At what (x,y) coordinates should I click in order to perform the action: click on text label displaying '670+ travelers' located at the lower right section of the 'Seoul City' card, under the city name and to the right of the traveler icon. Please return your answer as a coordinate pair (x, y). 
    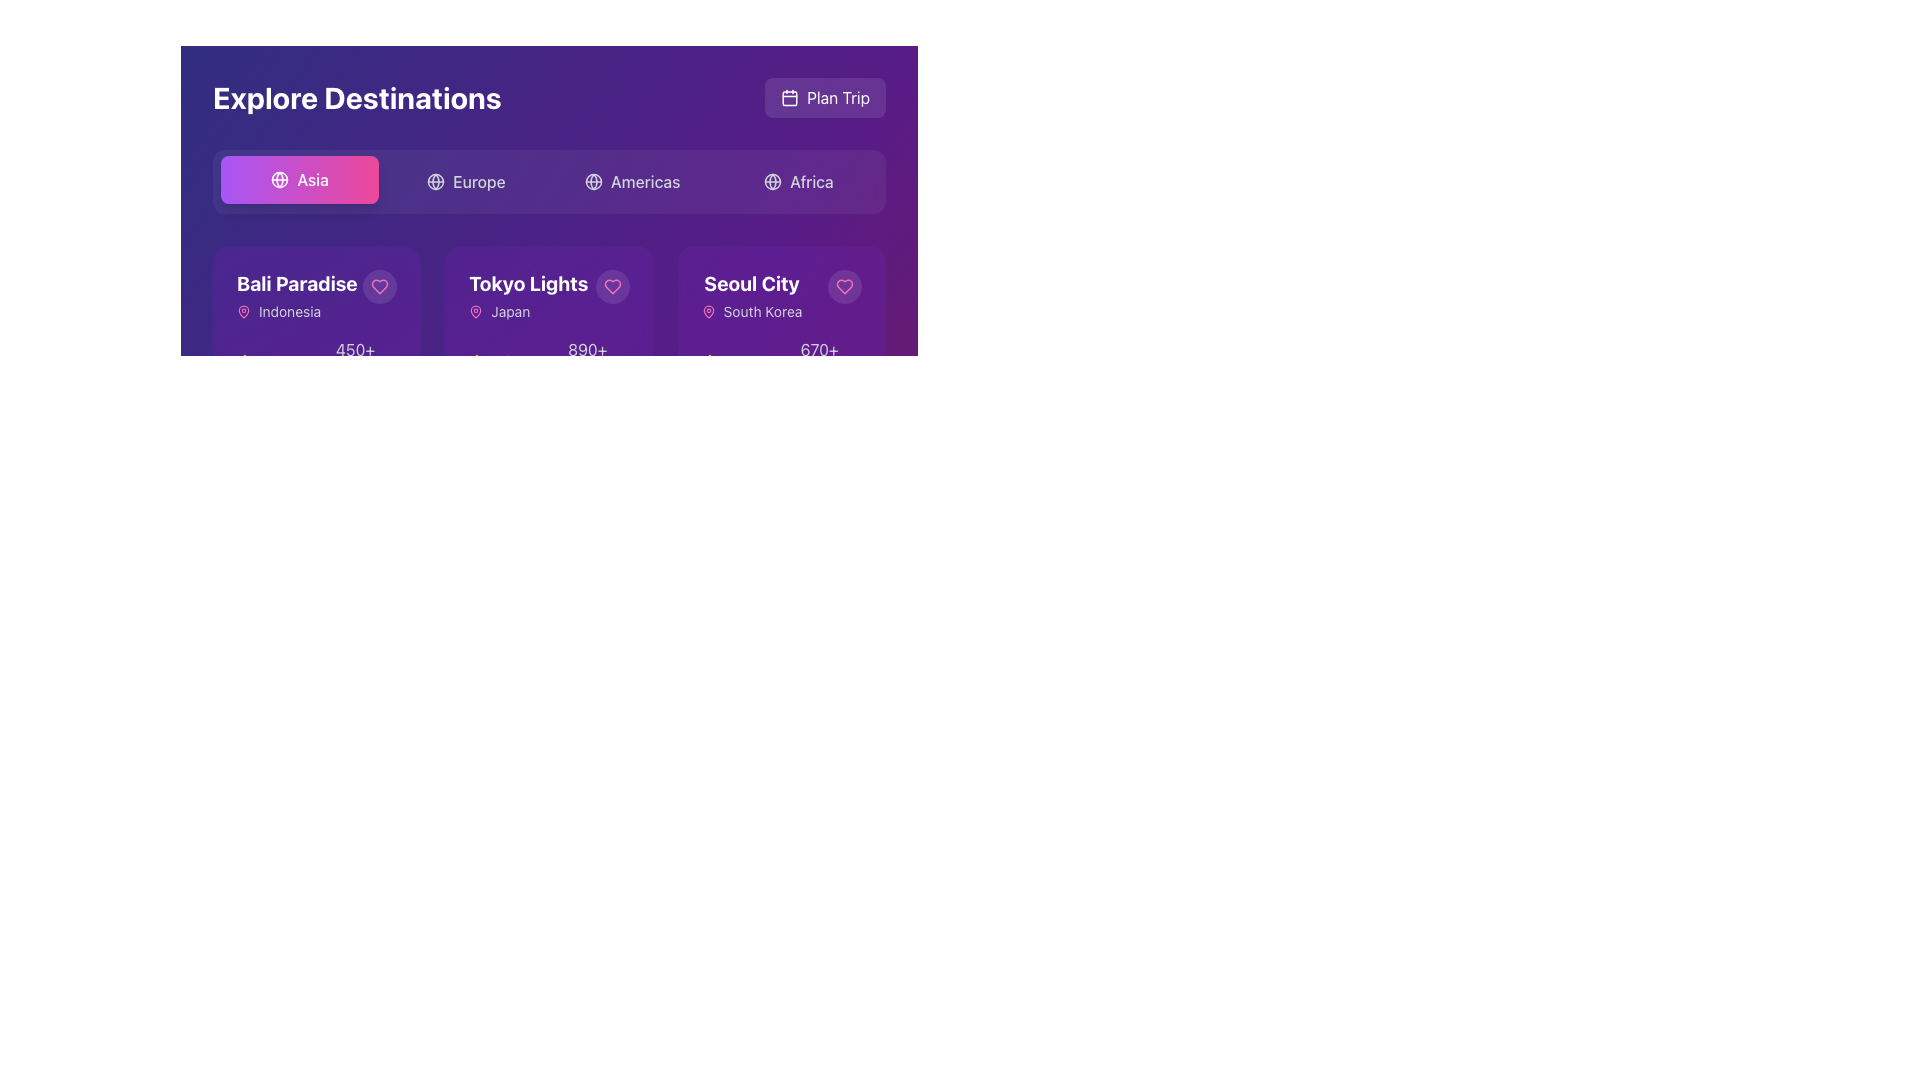
    Looking at the image, I should click on (819, 362).